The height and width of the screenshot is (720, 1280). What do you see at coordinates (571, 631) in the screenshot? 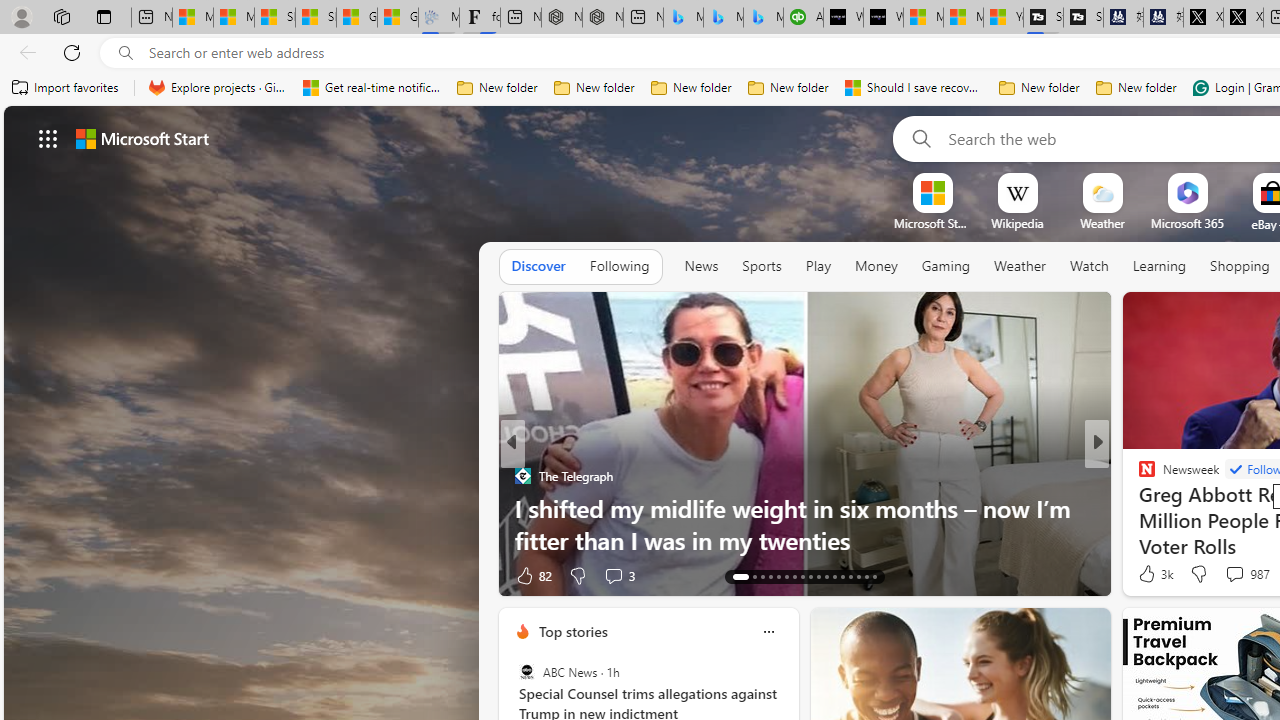
I see `'Top stories'` at bounding box center [571, 631].